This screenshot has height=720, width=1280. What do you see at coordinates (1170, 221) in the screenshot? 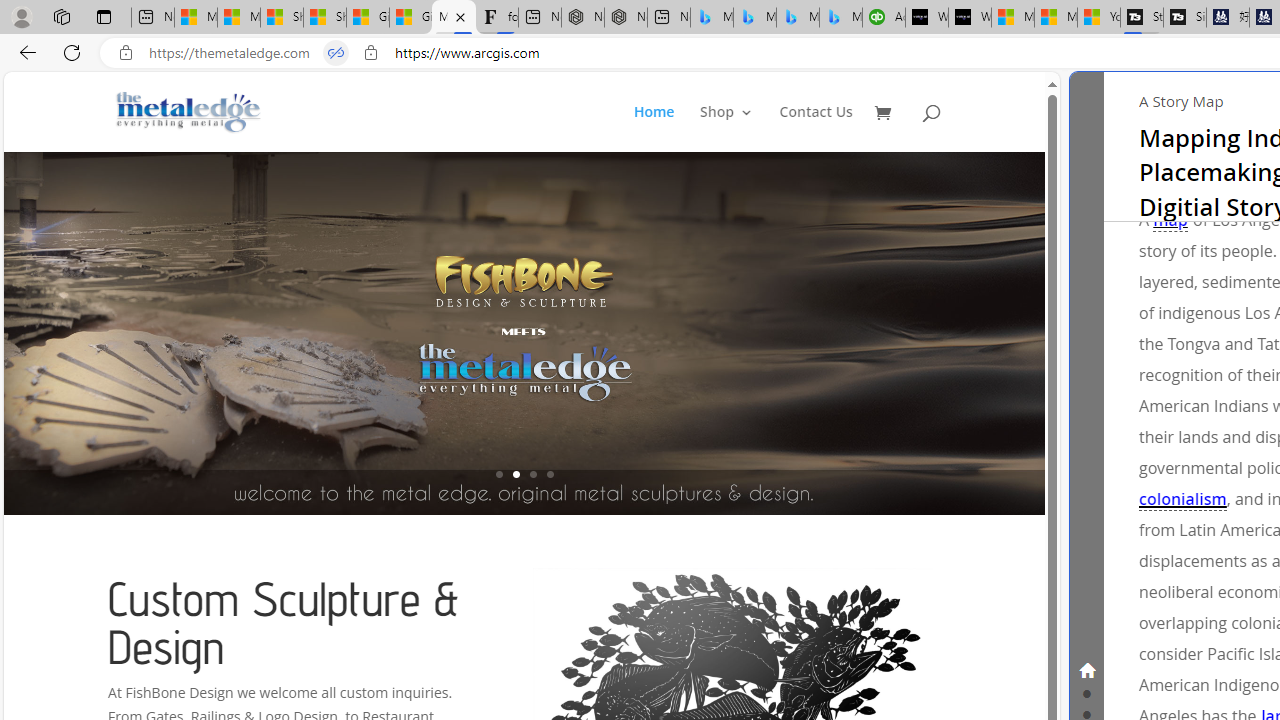
I see `'map'` at bounding box center [1170, 221].